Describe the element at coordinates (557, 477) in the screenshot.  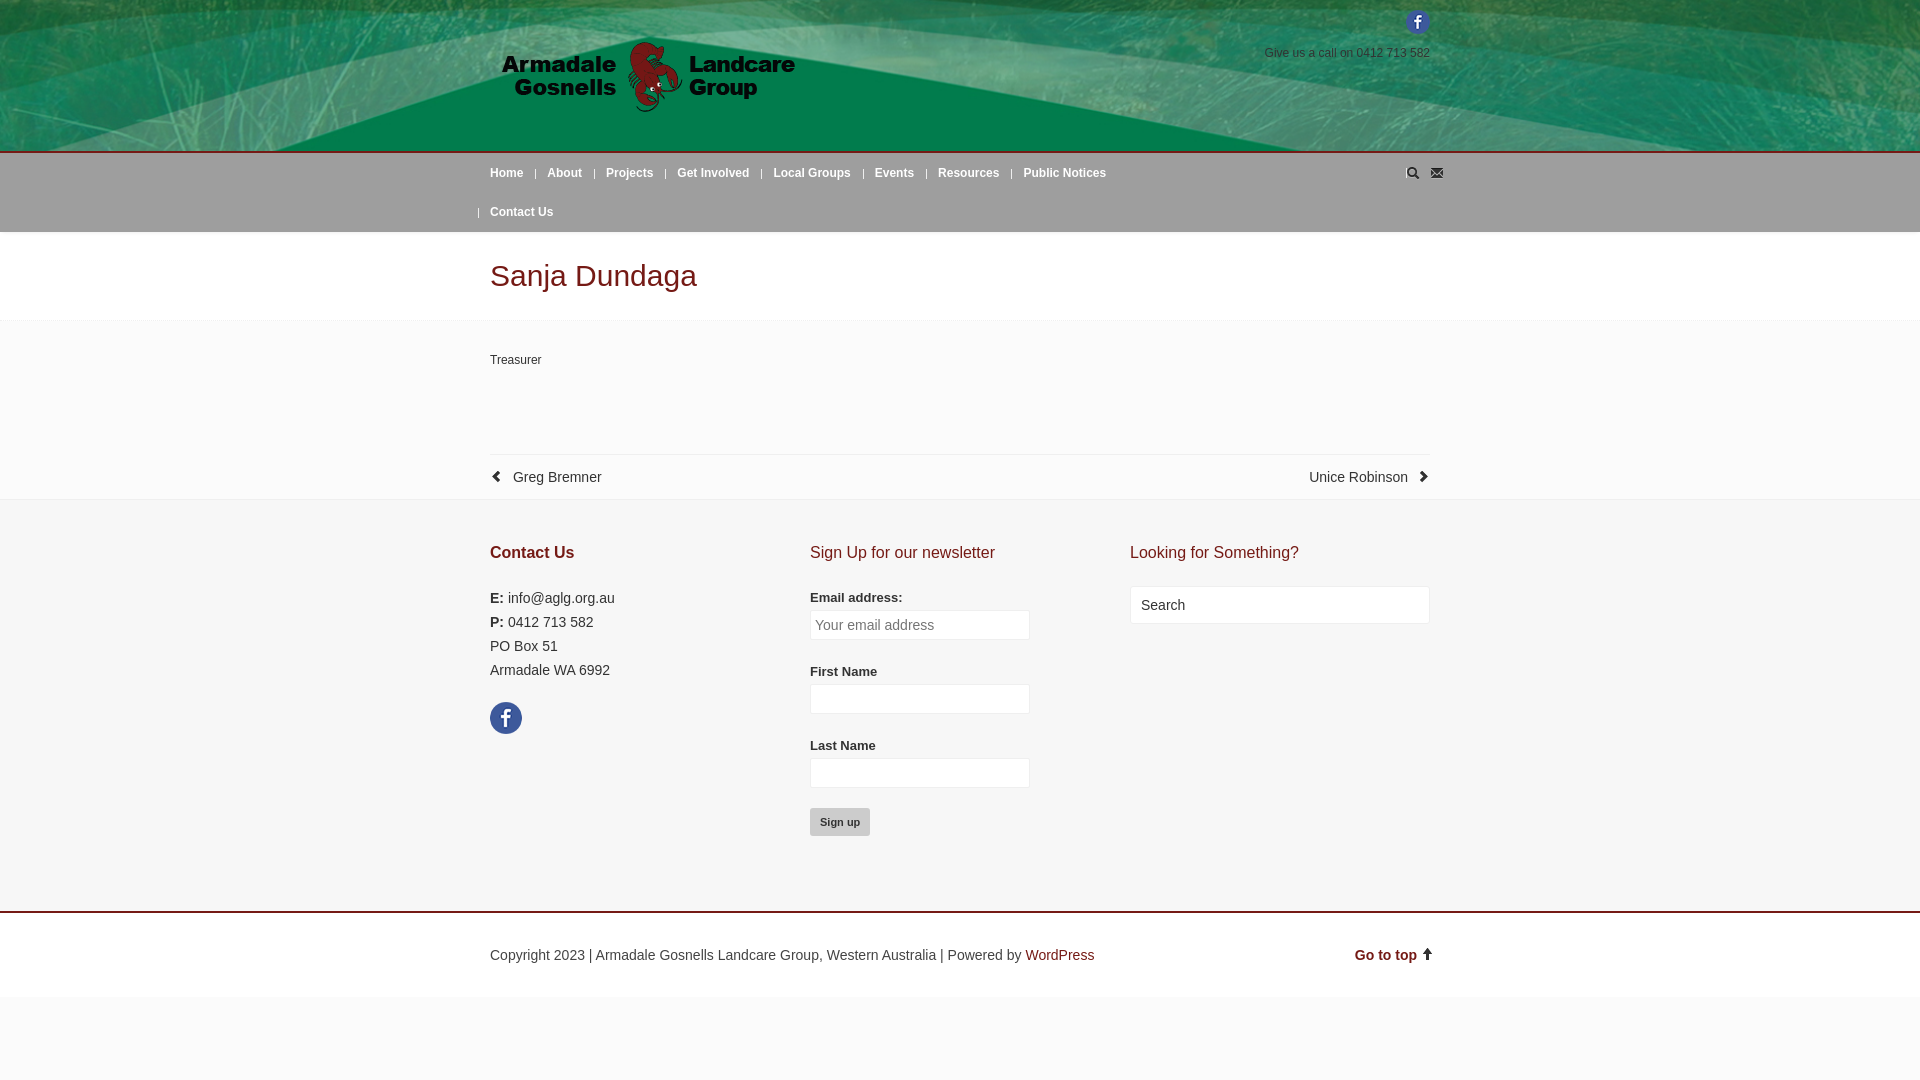
I see `'Greg Bremner'` at that location.